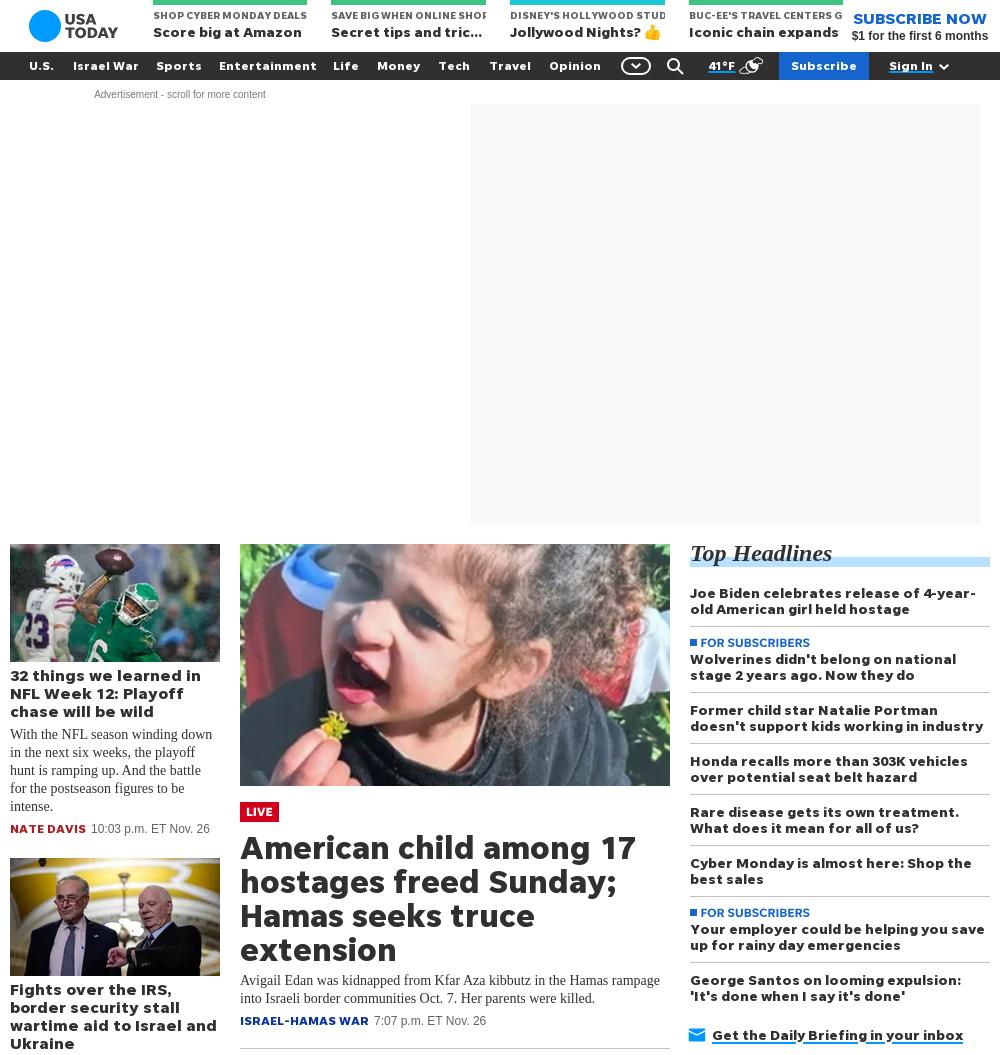  Describe the element at coordinates (689, 987) in the screenshot. I see `'George Santos on looming expulsion: 'It's done when I say it's done''` at that location.